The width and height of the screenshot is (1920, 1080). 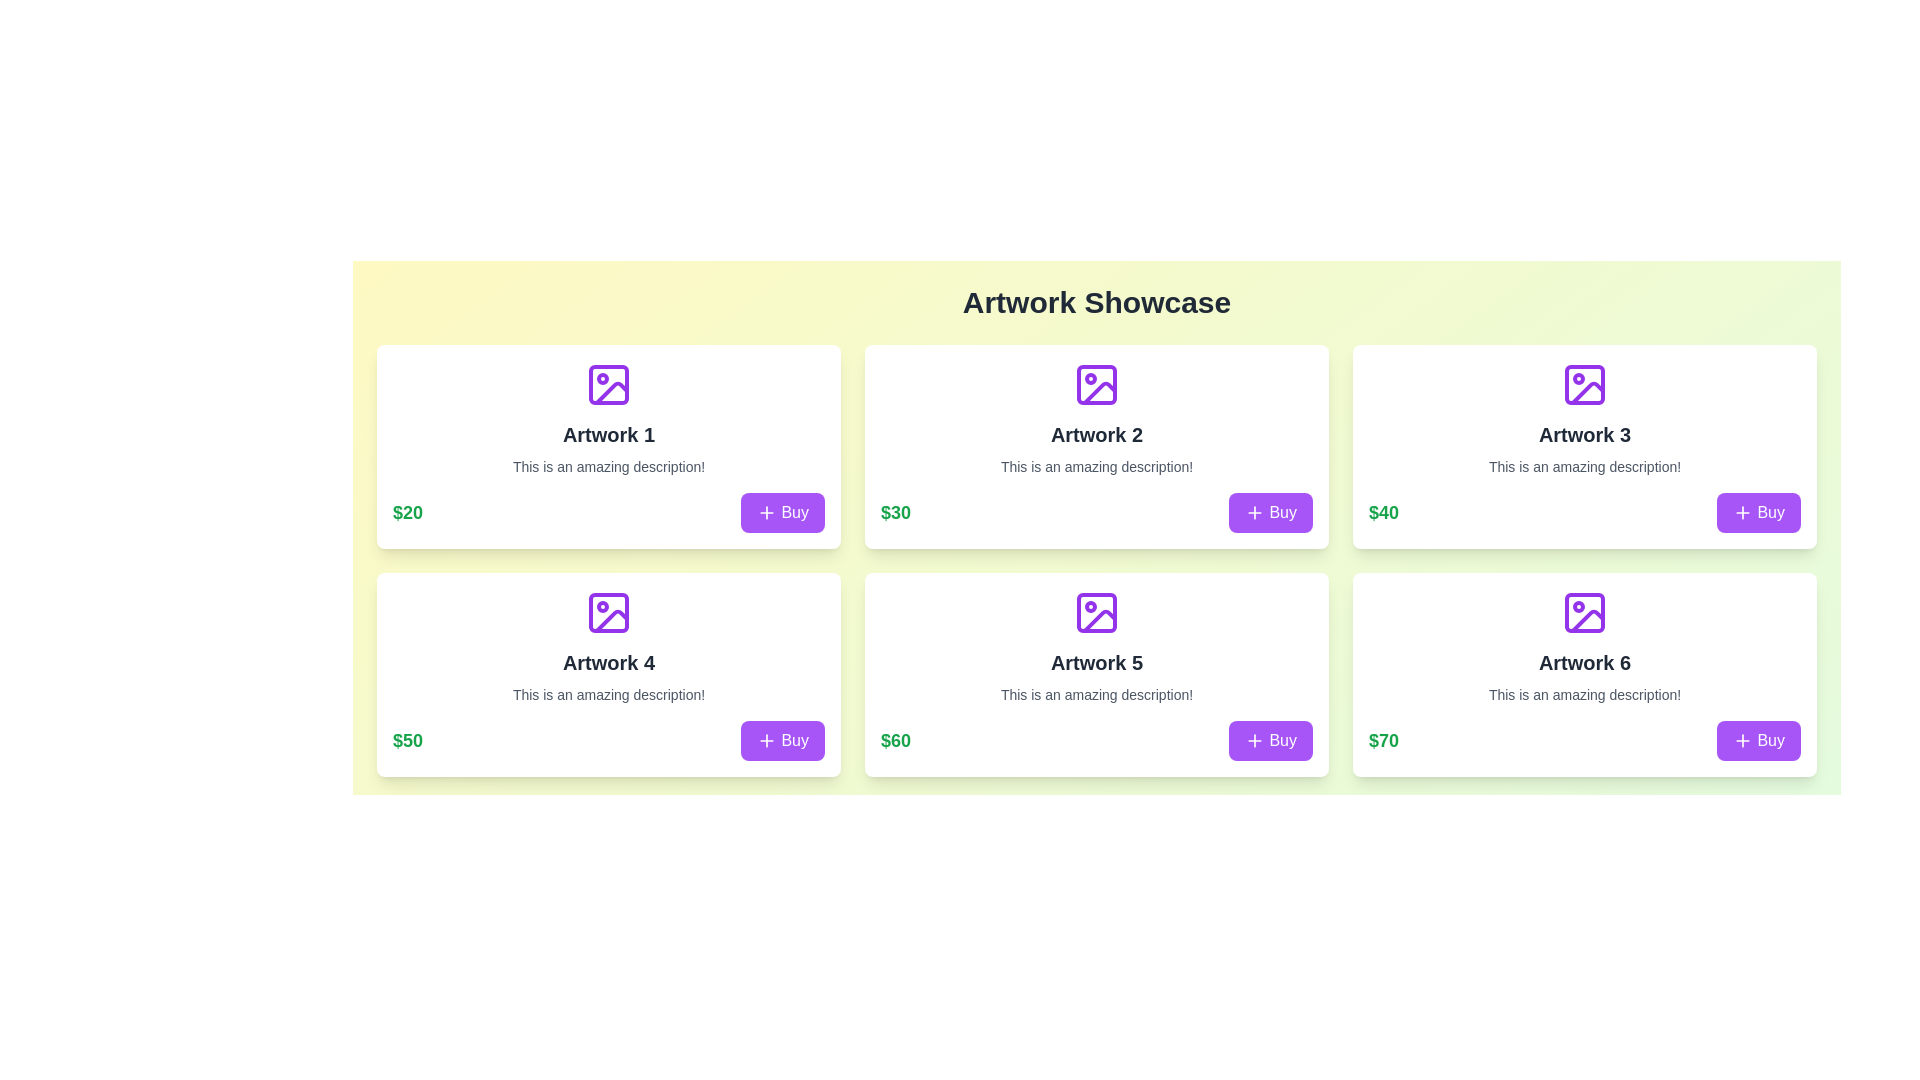 What do you see at coordinates (1742, 512) in the screenshot?
I see `the appearance of the icon located within the 'Buy' button in the third card of the first row of the grid layout` at bounding box center [1742, 512].